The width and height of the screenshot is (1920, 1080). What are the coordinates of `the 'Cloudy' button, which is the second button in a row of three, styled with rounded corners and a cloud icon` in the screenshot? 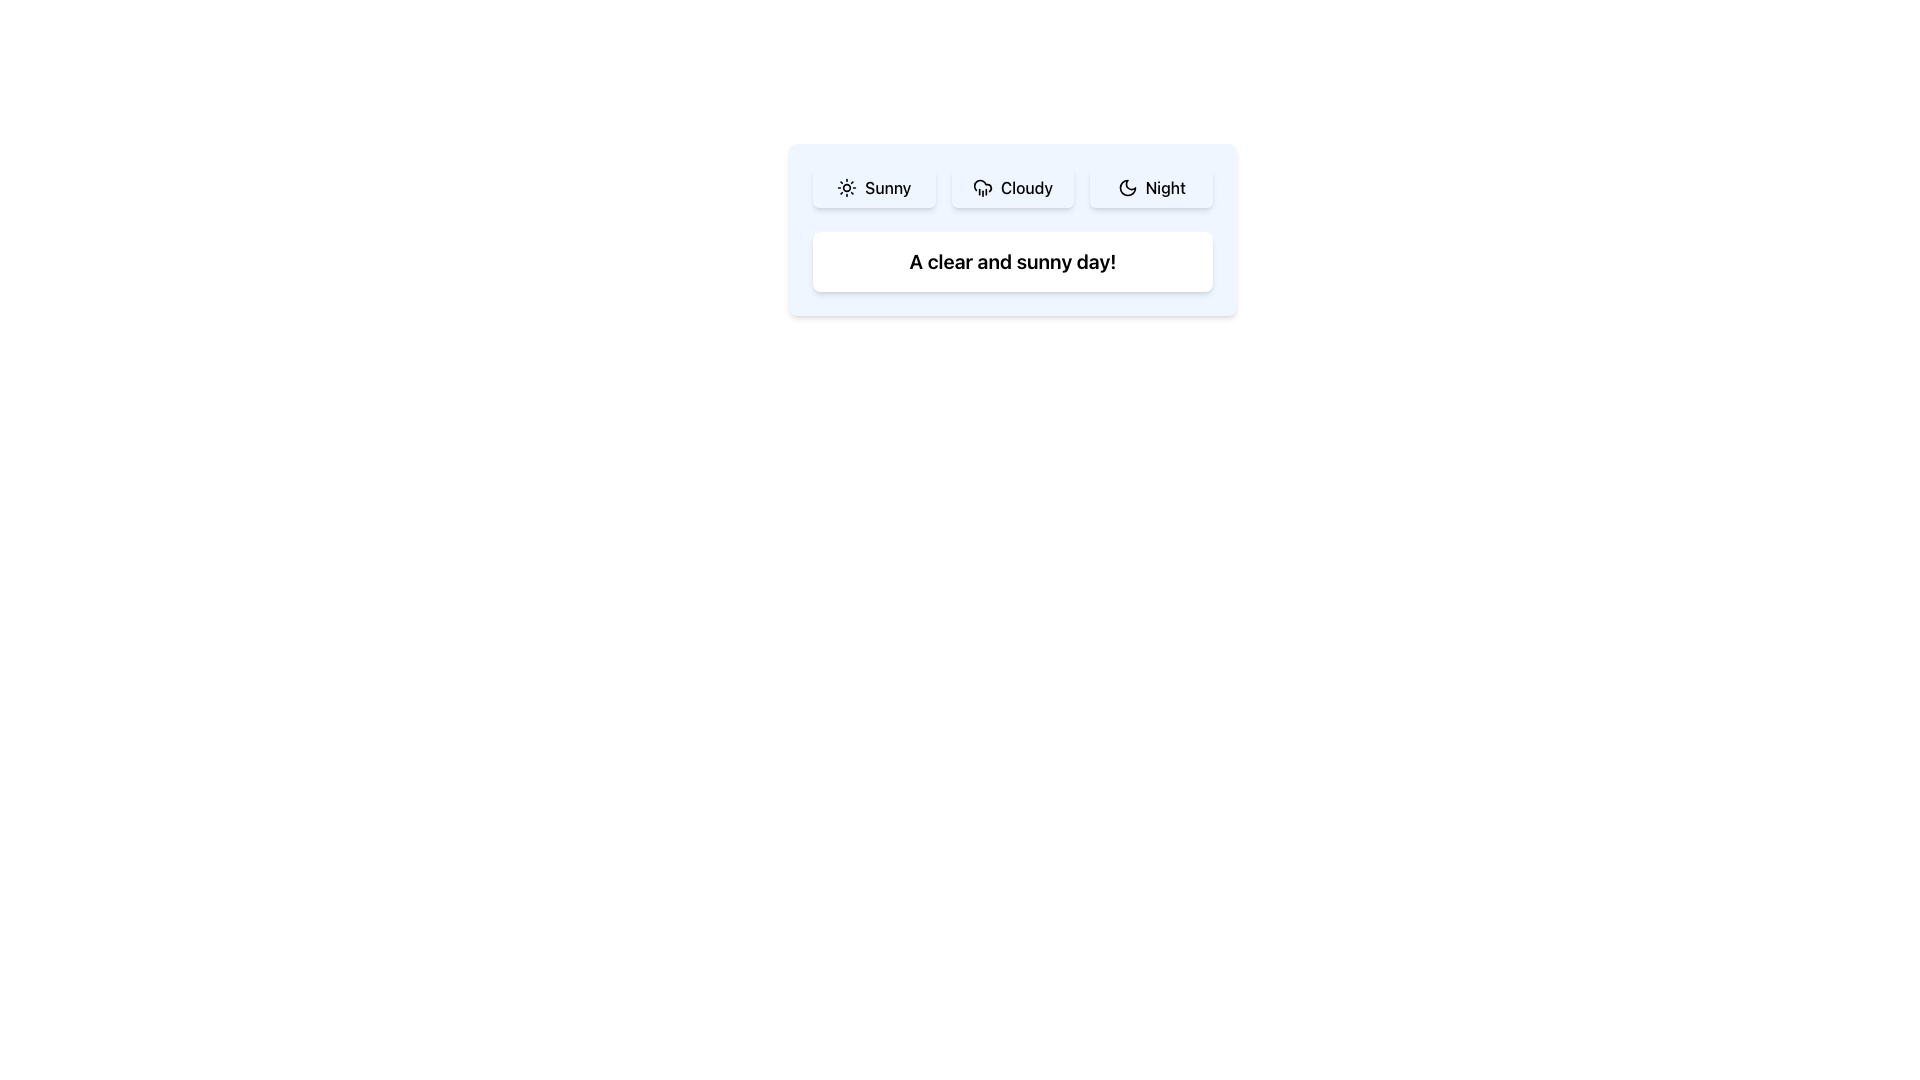 It's located at (1012, 188).